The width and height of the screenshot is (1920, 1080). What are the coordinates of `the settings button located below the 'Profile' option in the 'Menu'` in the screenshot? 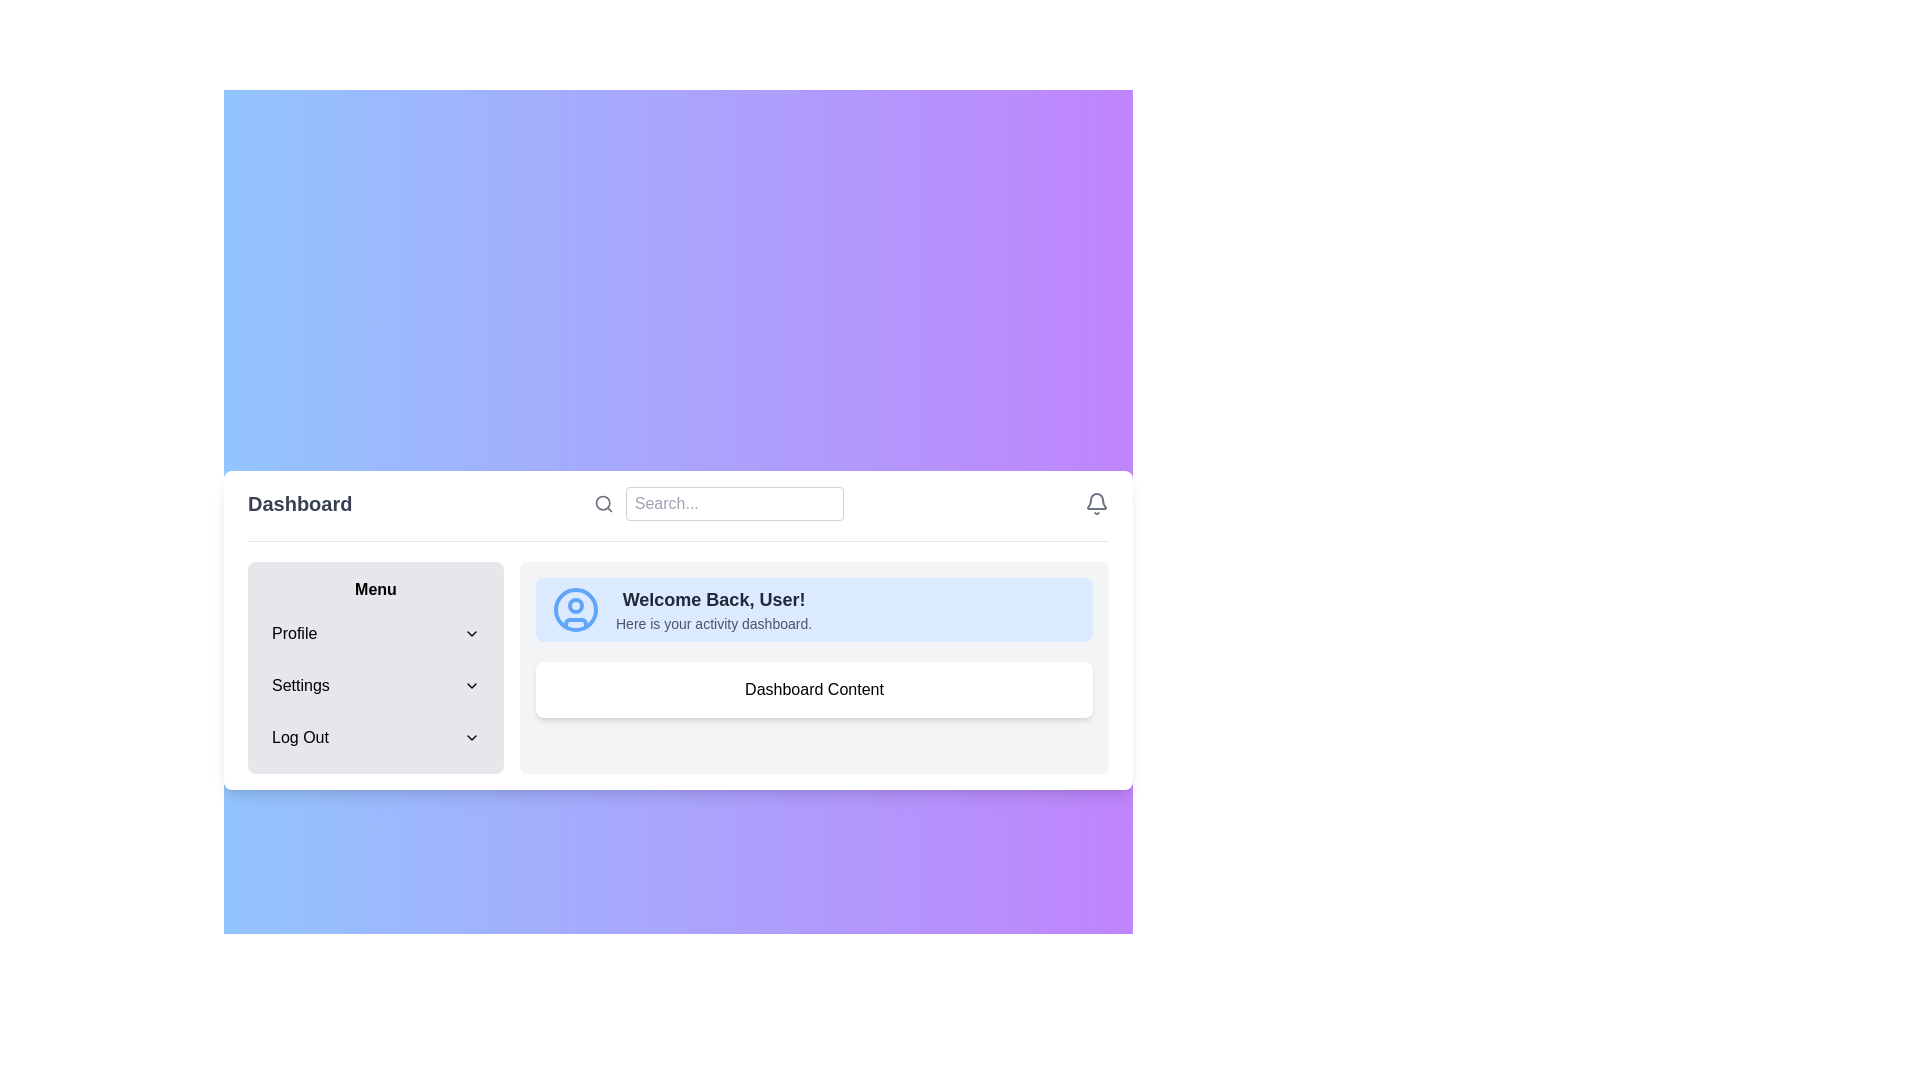 It's located at (375, 684).